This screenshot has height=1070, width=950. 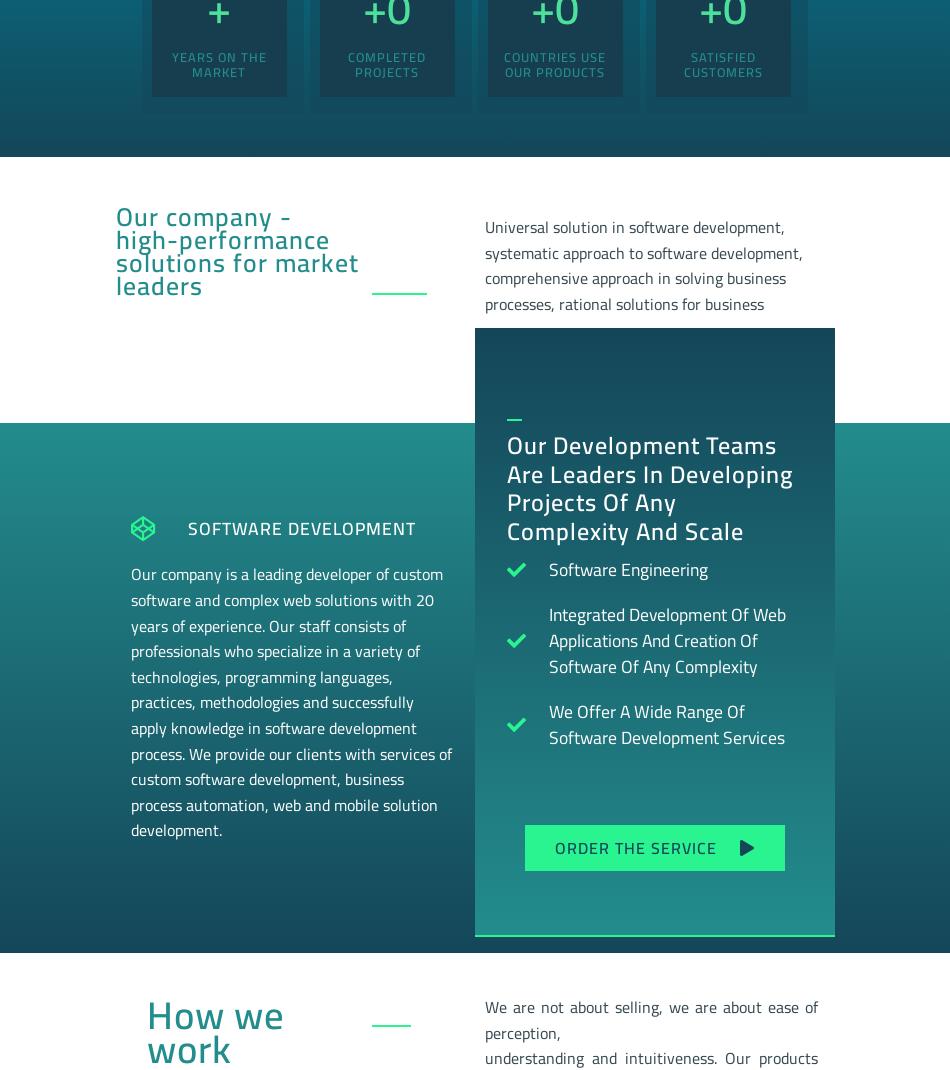 What do you see at coordinates (666, 639) in the screenshot?
I see `'Integrated development of web applications and creation of software of any complexity'` at bounding box center [666, 639].